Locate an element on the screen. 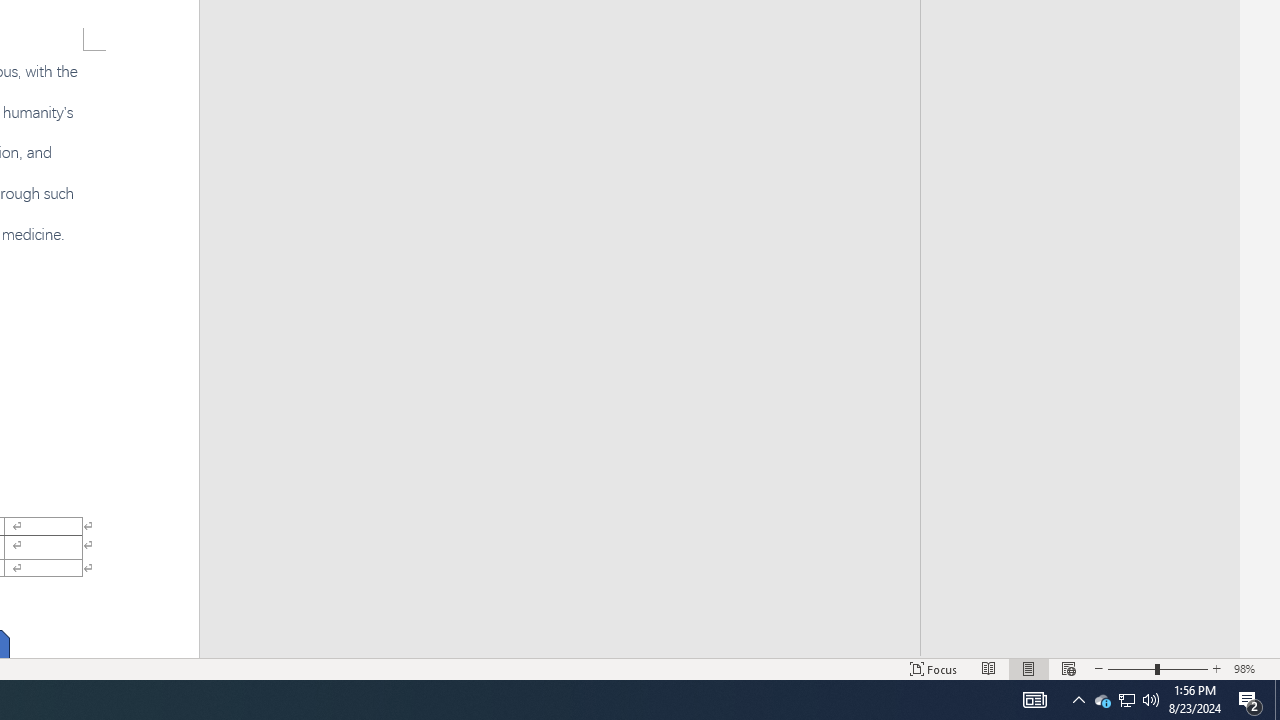 The height and width of the screenshot is (720, 1280). 'Focus ' is located at coordinates (933, 669).